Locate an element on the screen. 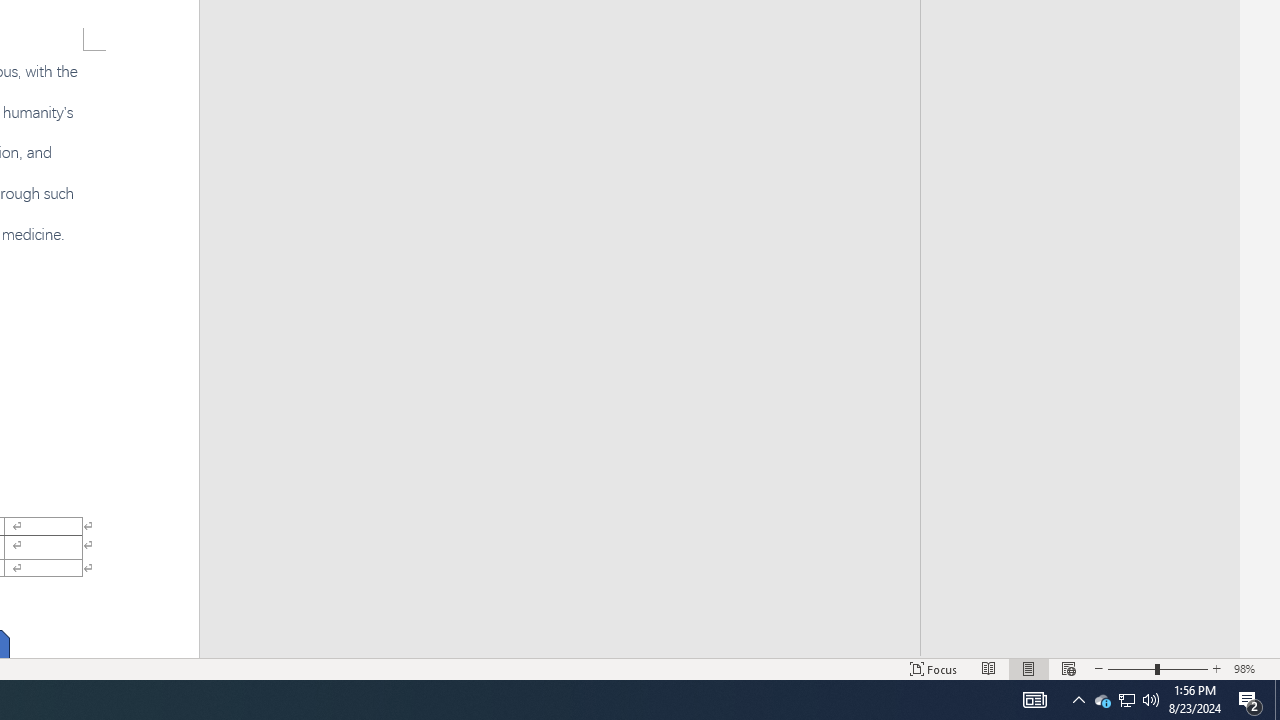 The height and width of the screenshot is (720, 1280). 'Focus ' is located at coordinates (933, 669).